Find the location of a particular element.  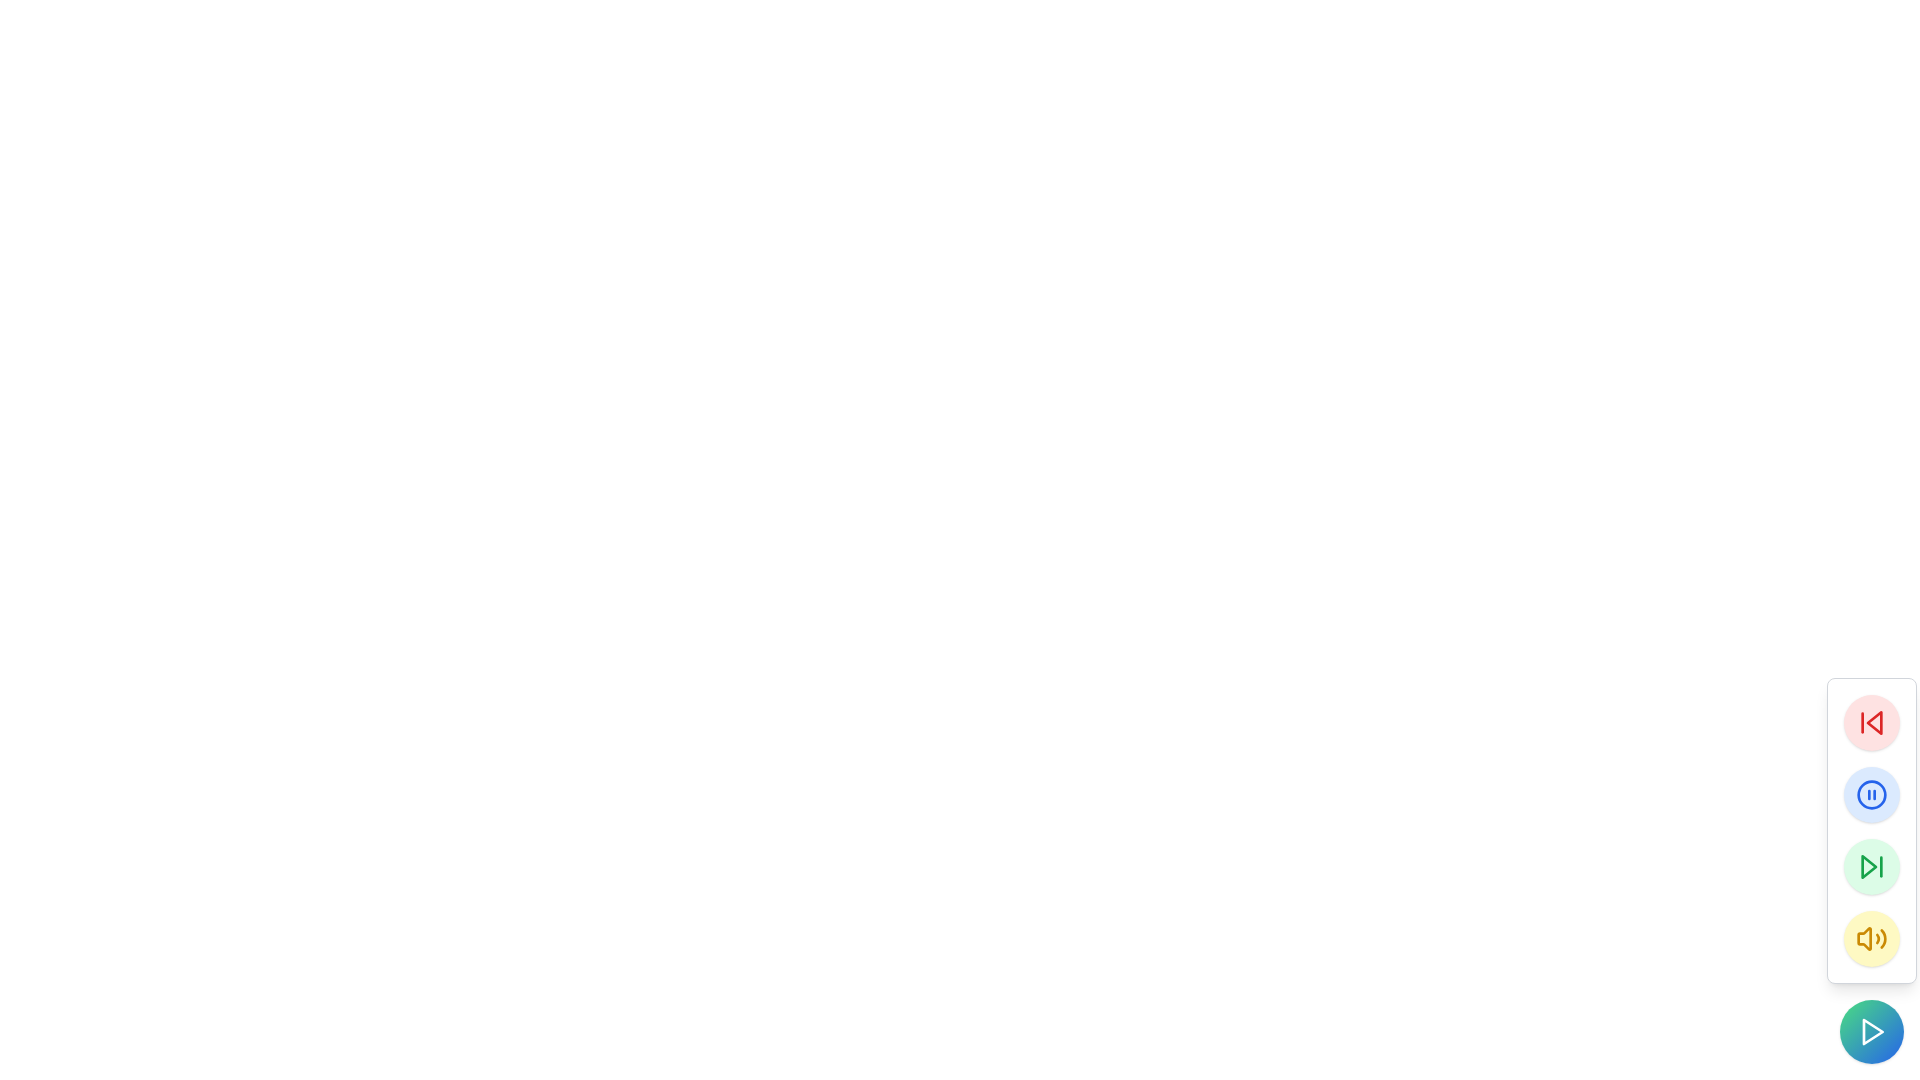

the small circular button with a red background and a leftward pointing double-chevron arrow icon is located at coordinates (1871, 722).